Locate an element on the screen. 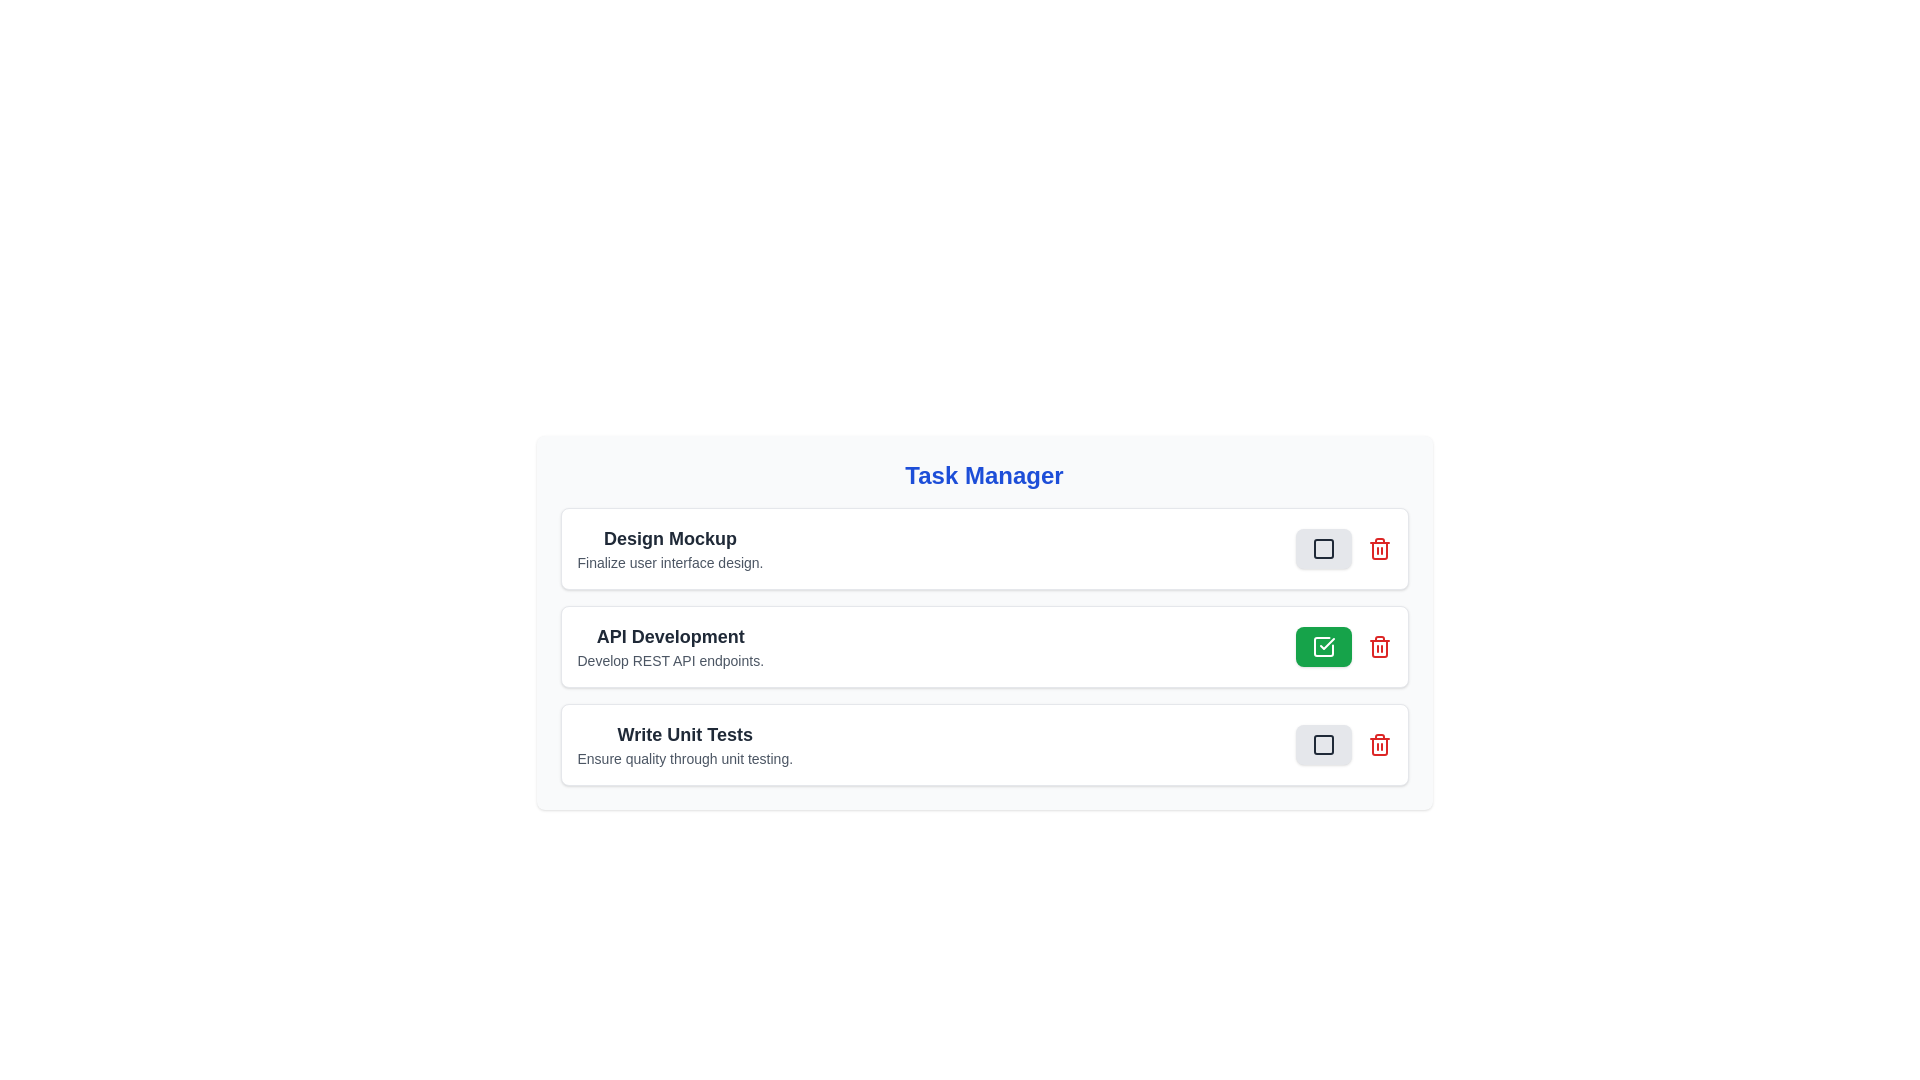  the composite text element titled 'Write Unit Tests' with the description 'Ensure quality through unit testing.' located in the third task card of the task management interface is located at coordinates (685, 744).